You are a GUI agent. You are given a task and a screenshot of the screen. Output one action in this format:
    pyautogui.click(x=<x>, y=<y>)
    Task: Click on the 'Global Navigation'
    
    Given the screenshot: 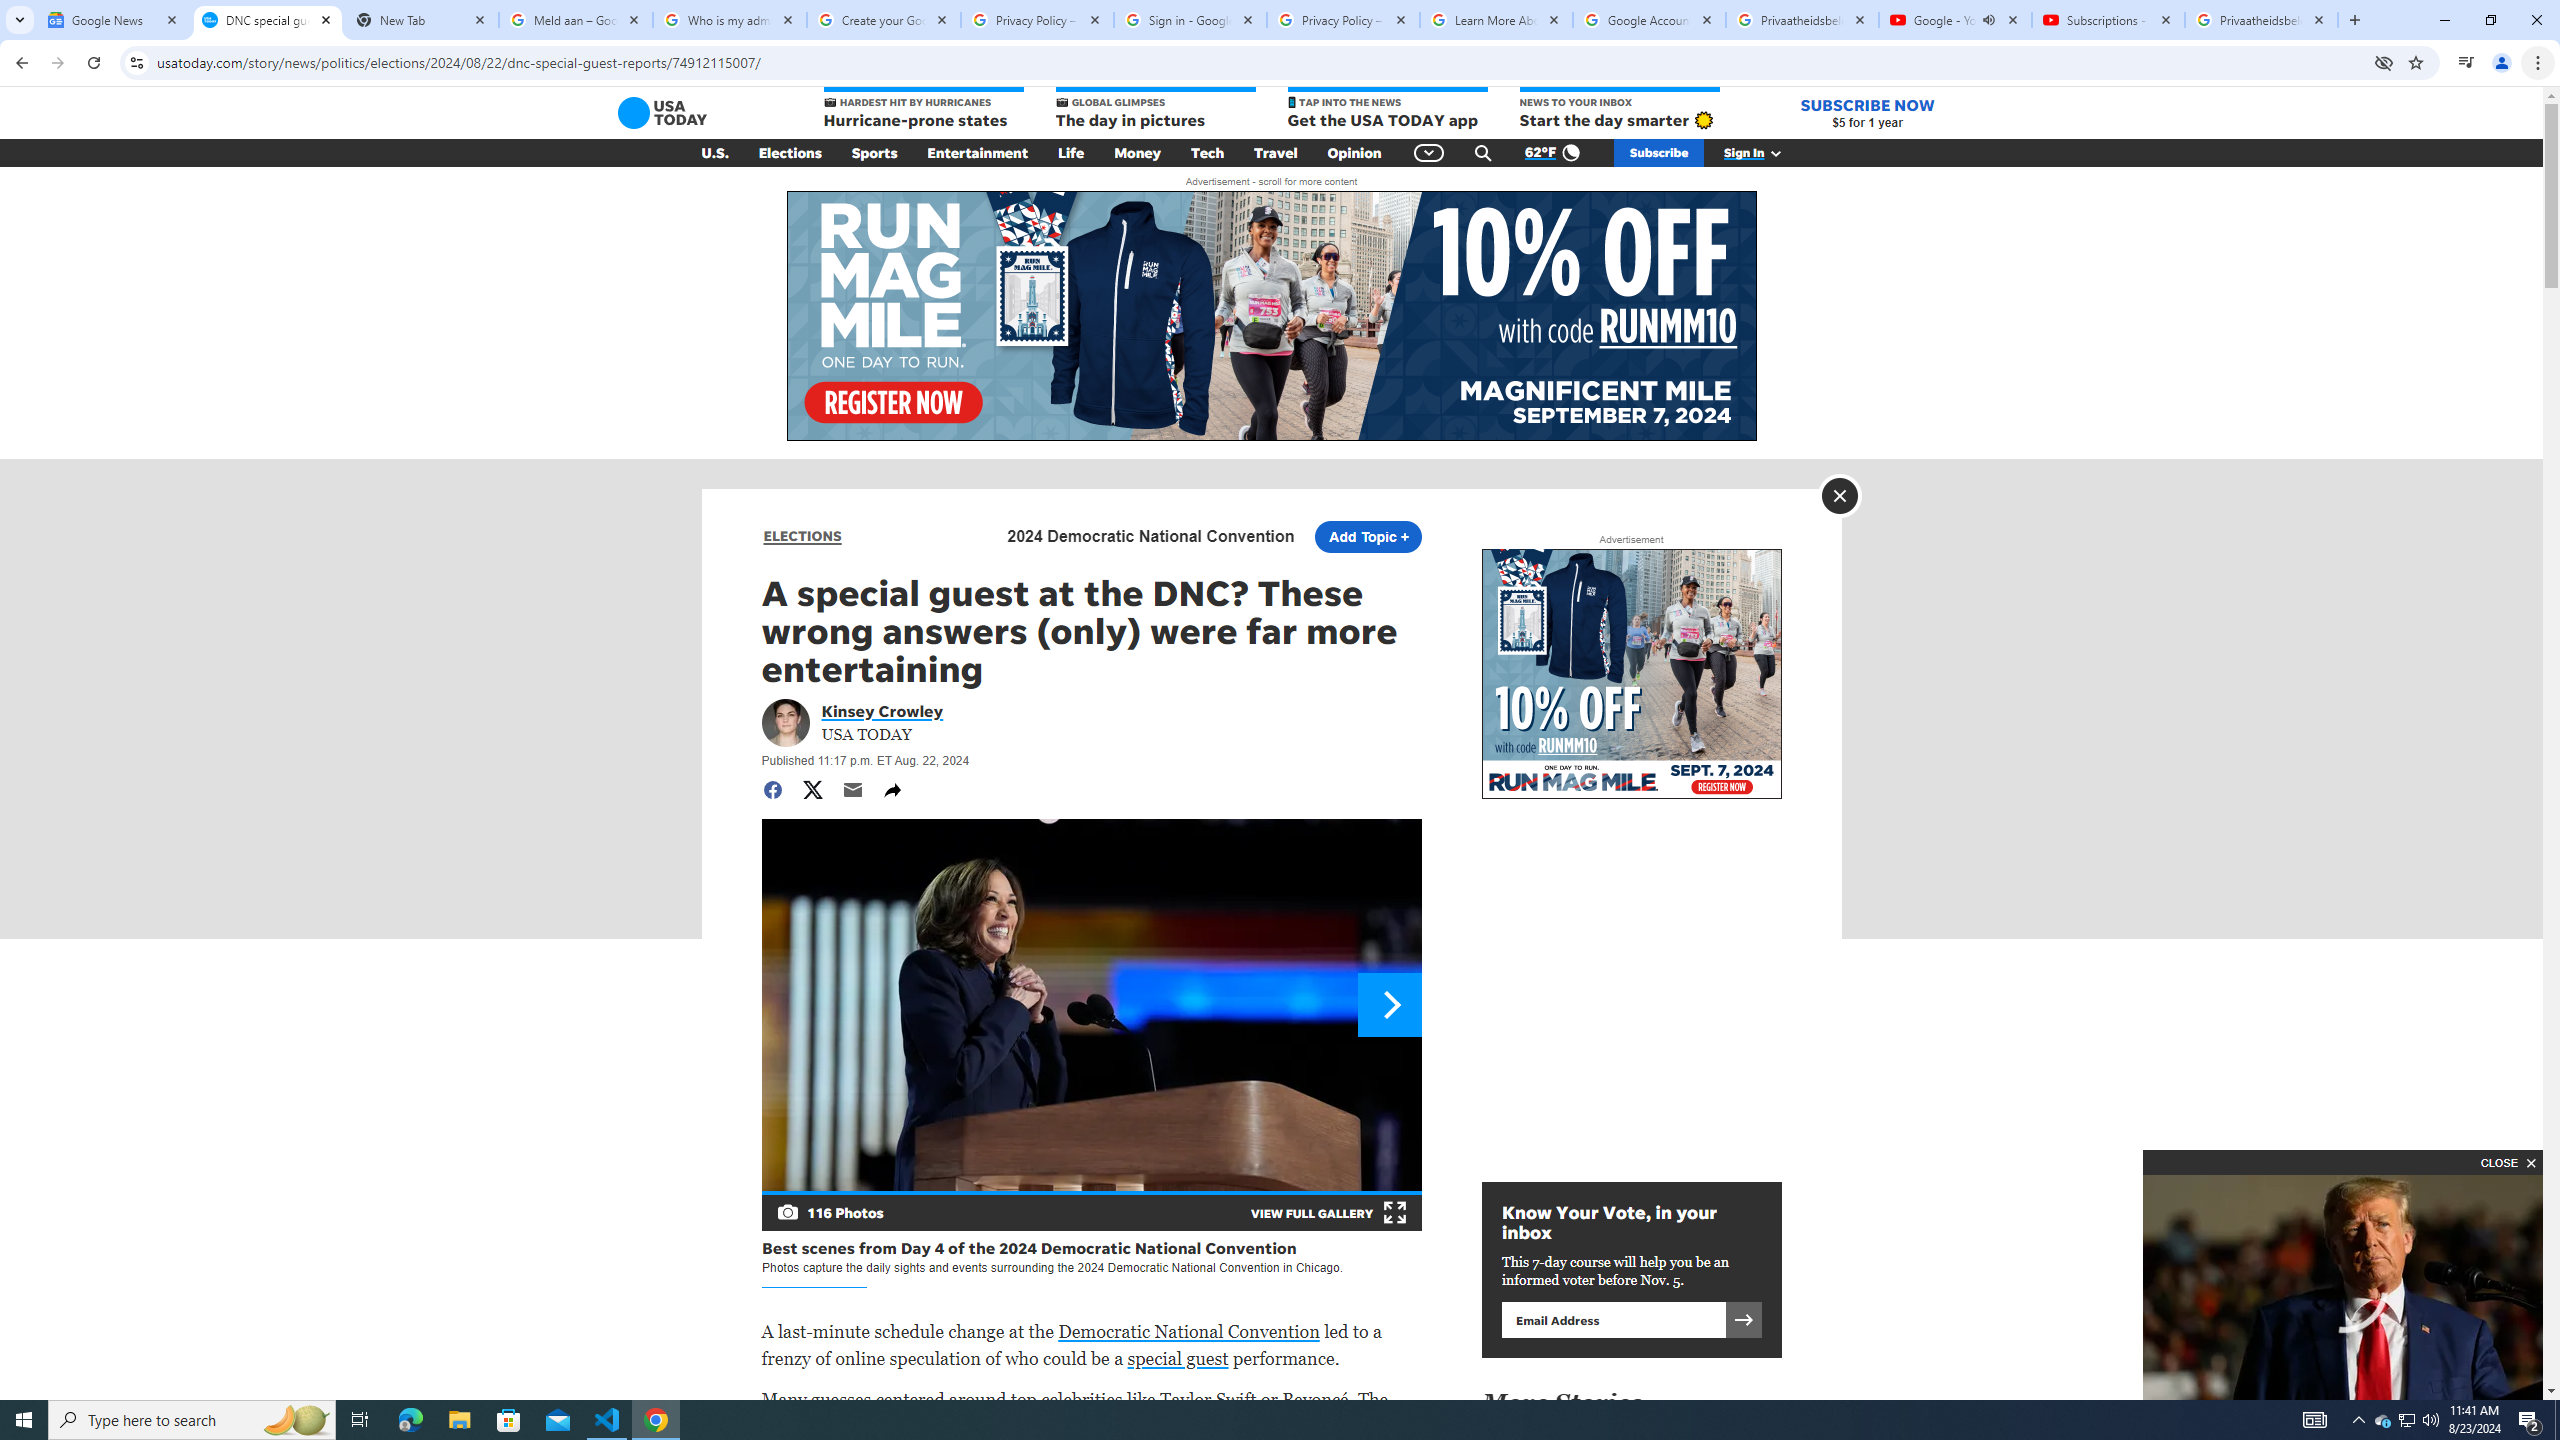 What is the action you would take?
    pyautogui.click(x=1427, y=153)
    